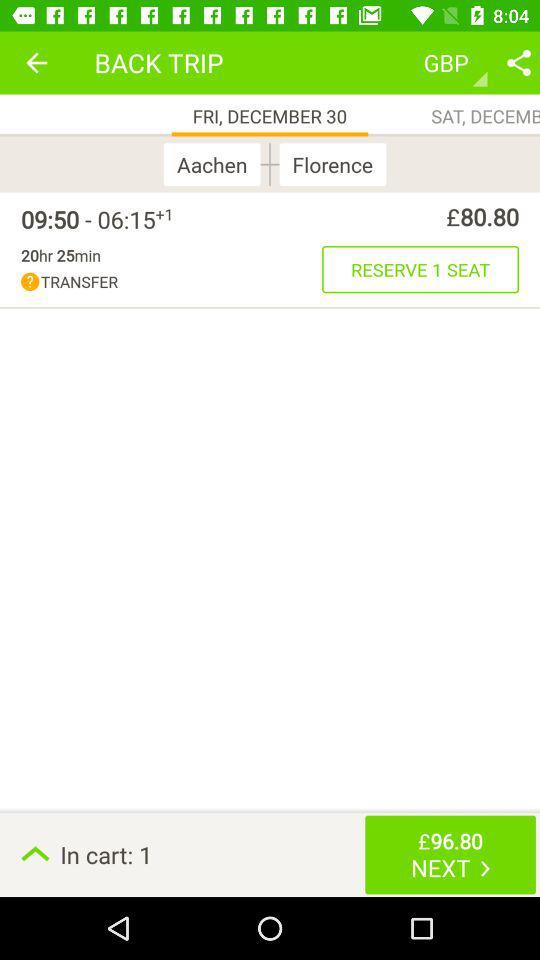  What do you see at coordinates (171, 281) in the screenshot?
I see `transfer icon` at bounding box center [171, 281].